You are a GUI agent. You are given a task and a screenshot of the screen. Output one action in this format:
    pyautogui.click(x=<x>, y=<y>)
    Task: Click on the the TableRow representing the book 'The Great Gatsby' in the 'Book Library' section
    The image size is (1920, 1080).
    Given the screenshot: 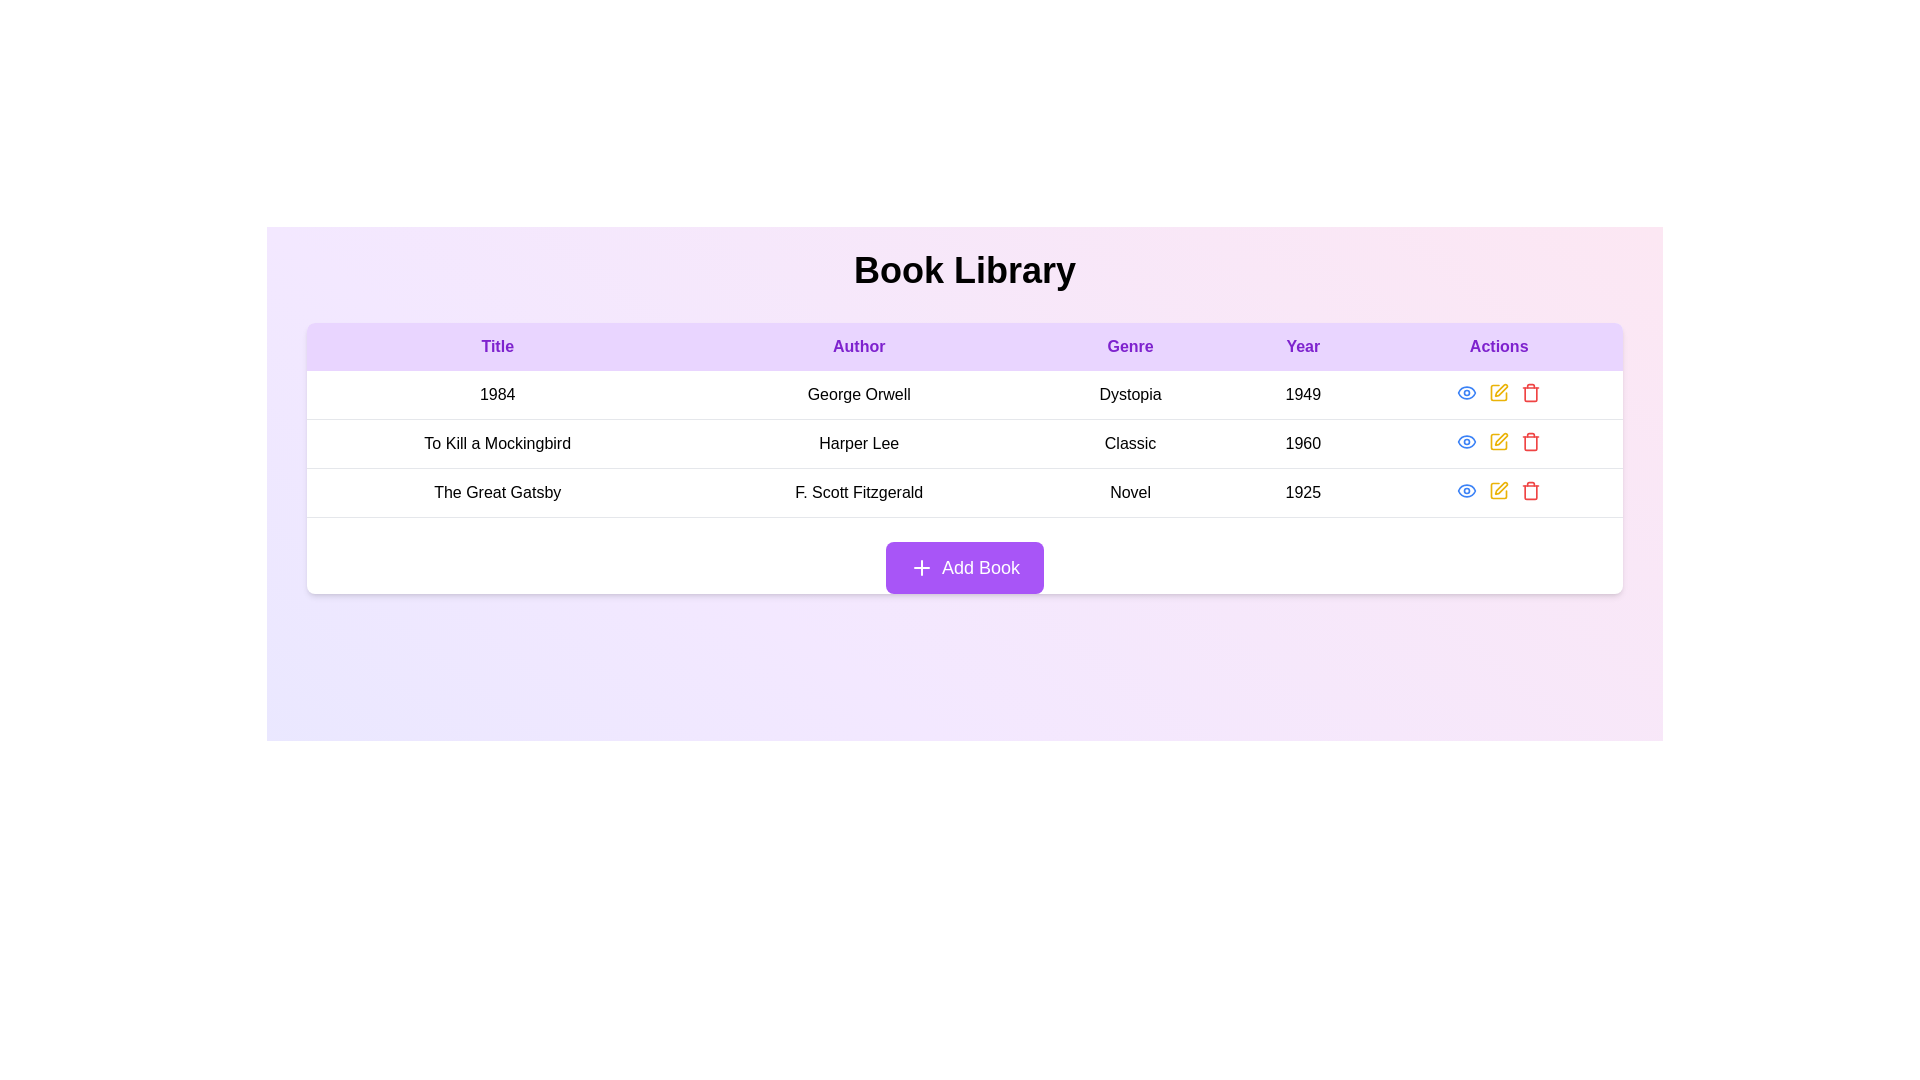 What is the action you would take?
    pyautogui.click(x=964, y=493)
    